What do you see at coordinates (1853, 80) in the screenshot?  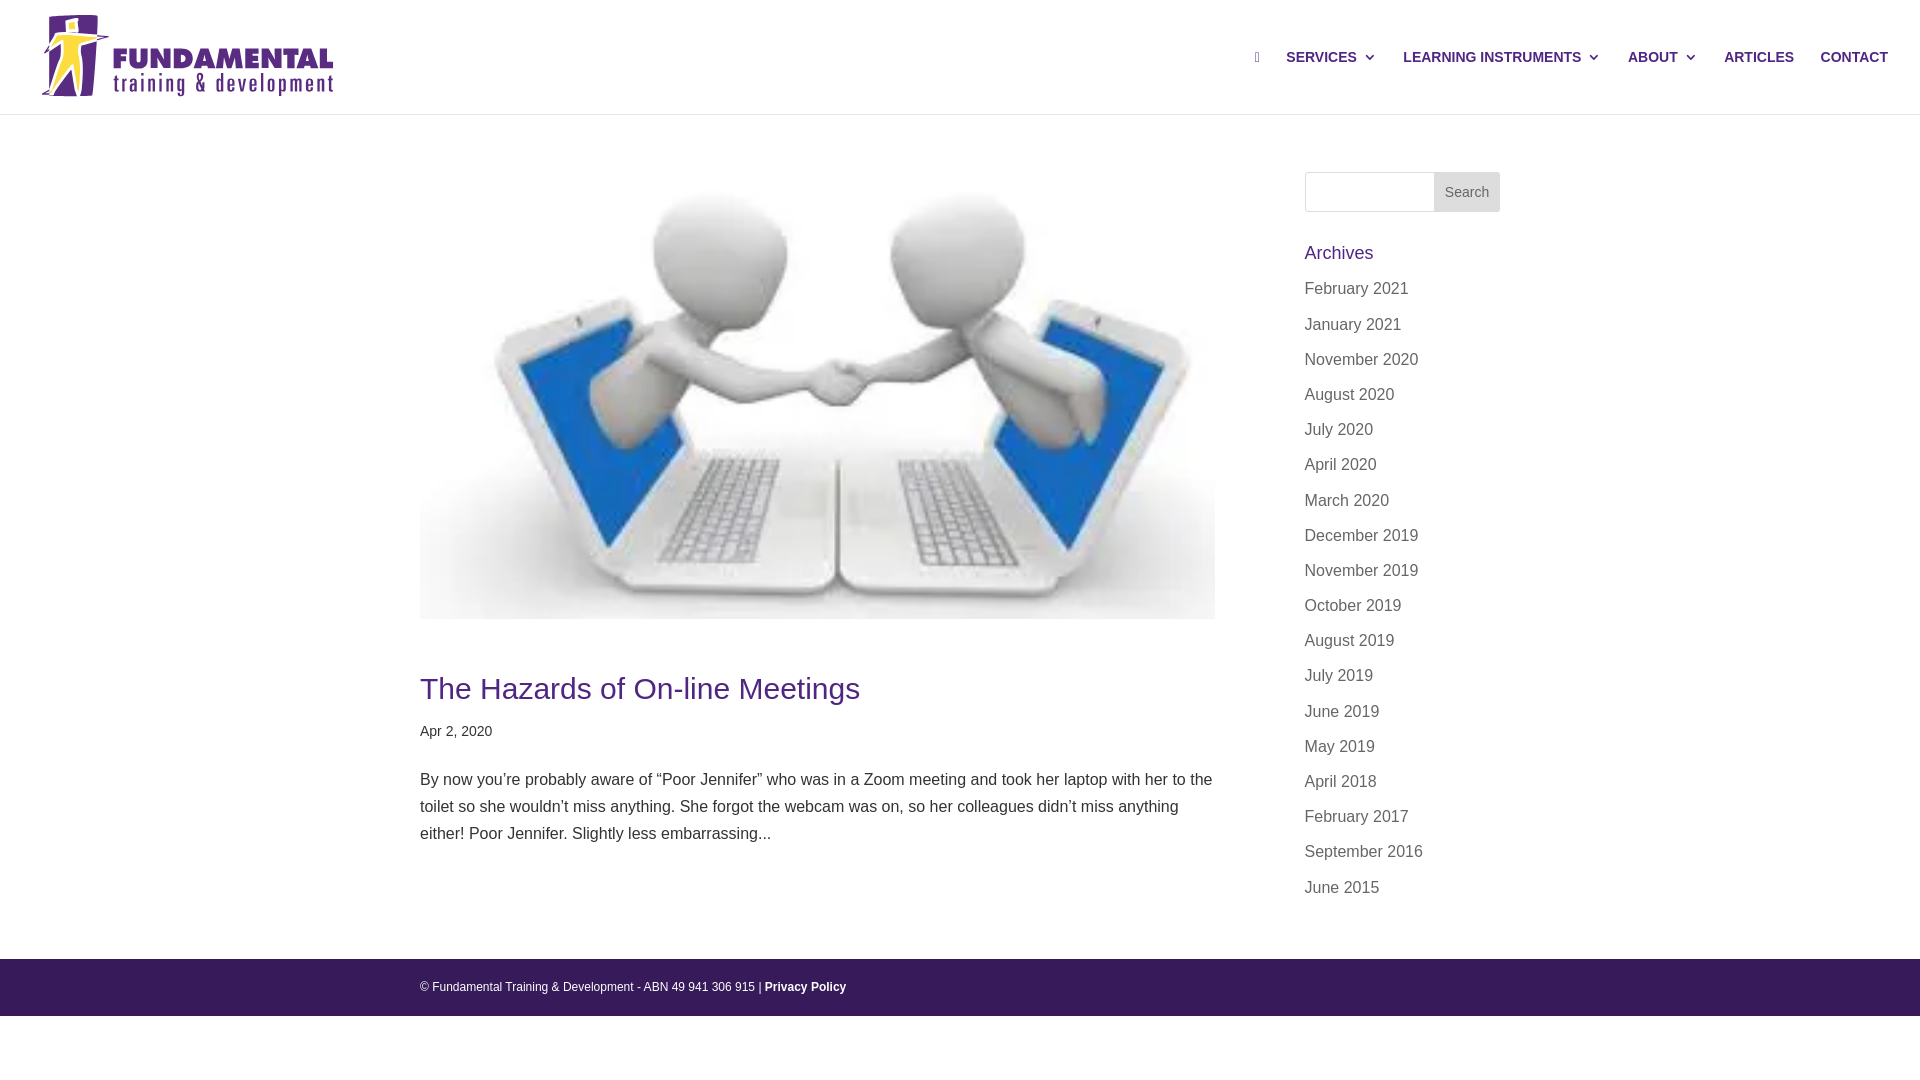 I see `'CONTACT'` at bounding box center [1853, 80].